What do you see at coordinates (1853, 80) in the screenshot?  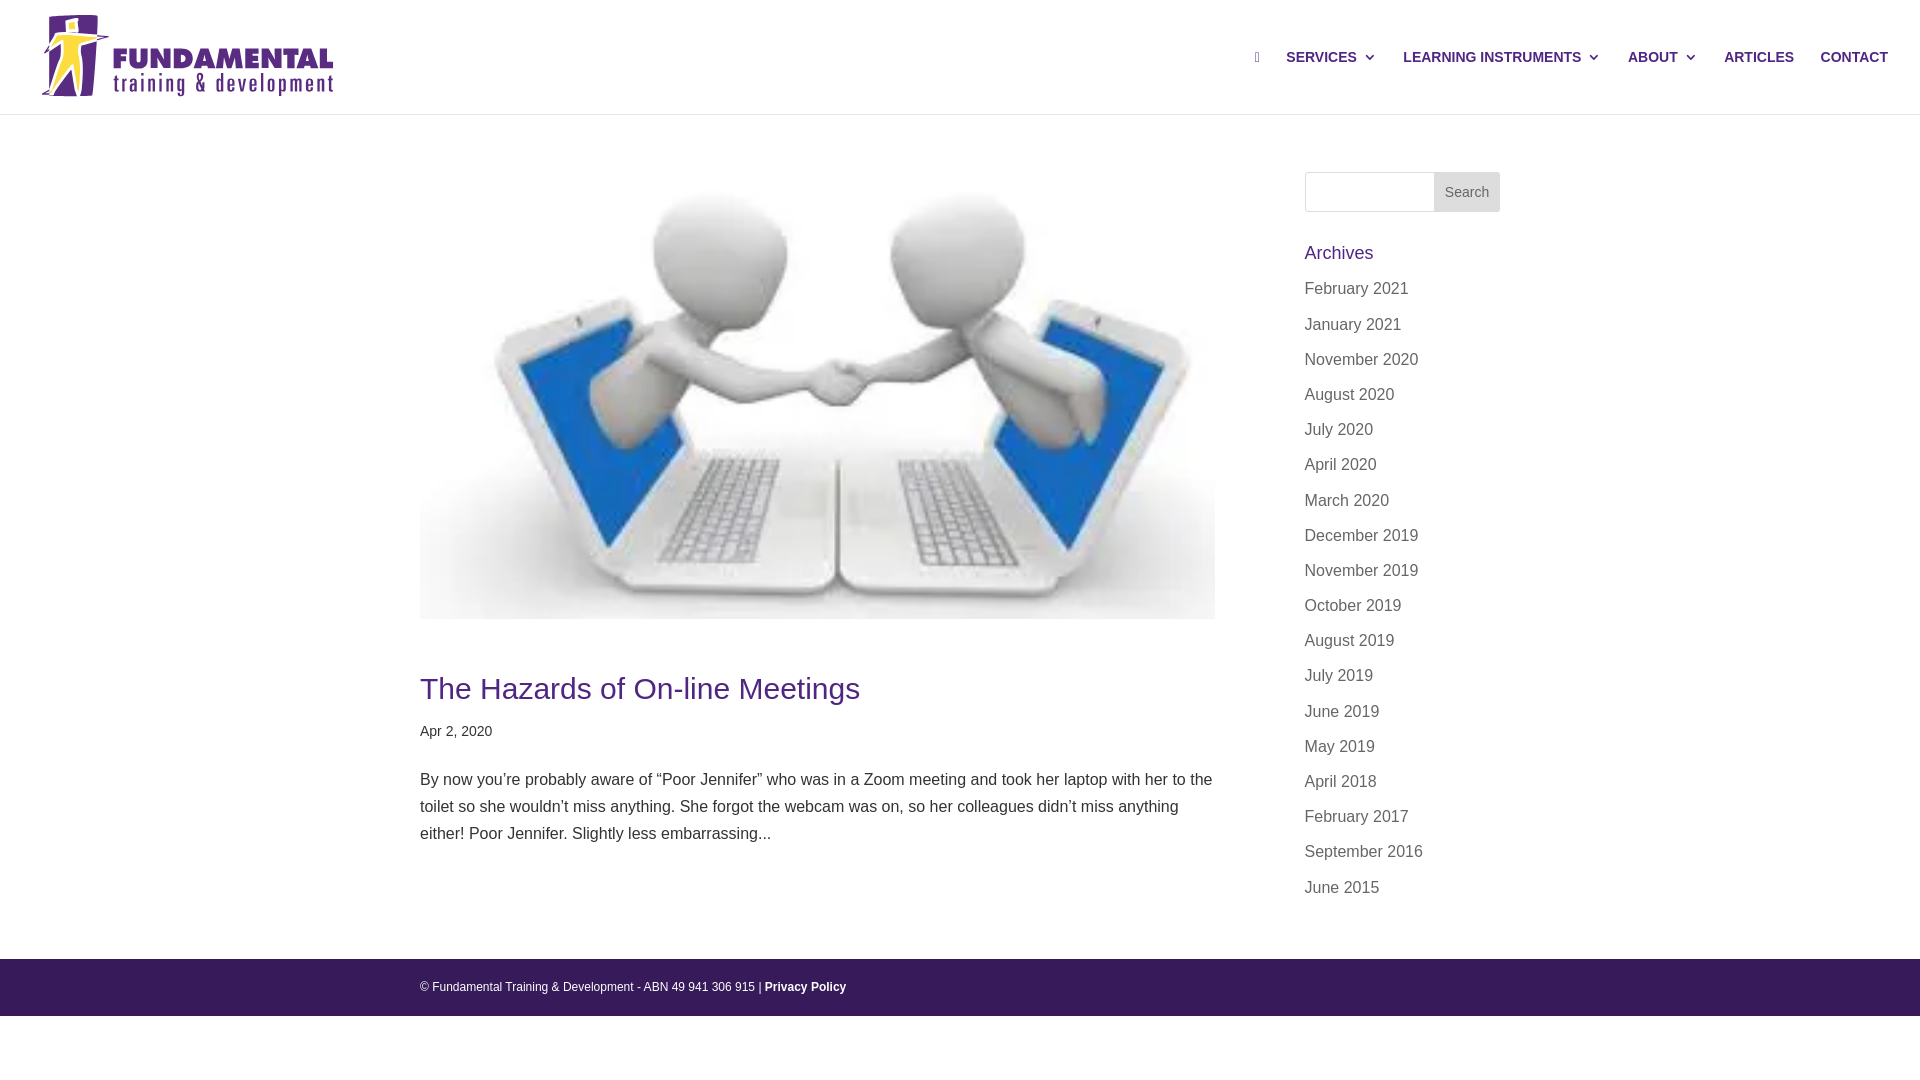 I see `'CONTACT'` at bounding box center [1853, 80].